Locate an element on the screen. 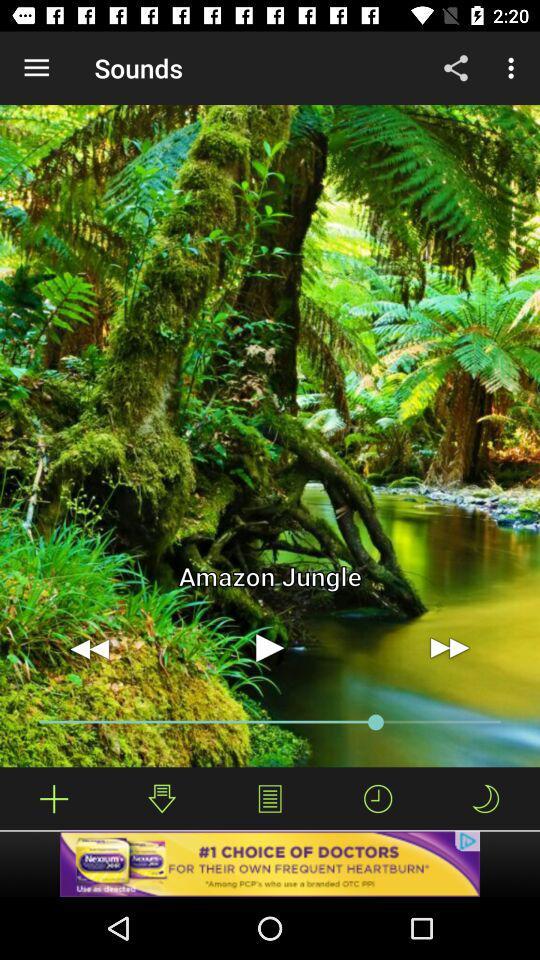  the time icon is located at coordinates (378, 798).